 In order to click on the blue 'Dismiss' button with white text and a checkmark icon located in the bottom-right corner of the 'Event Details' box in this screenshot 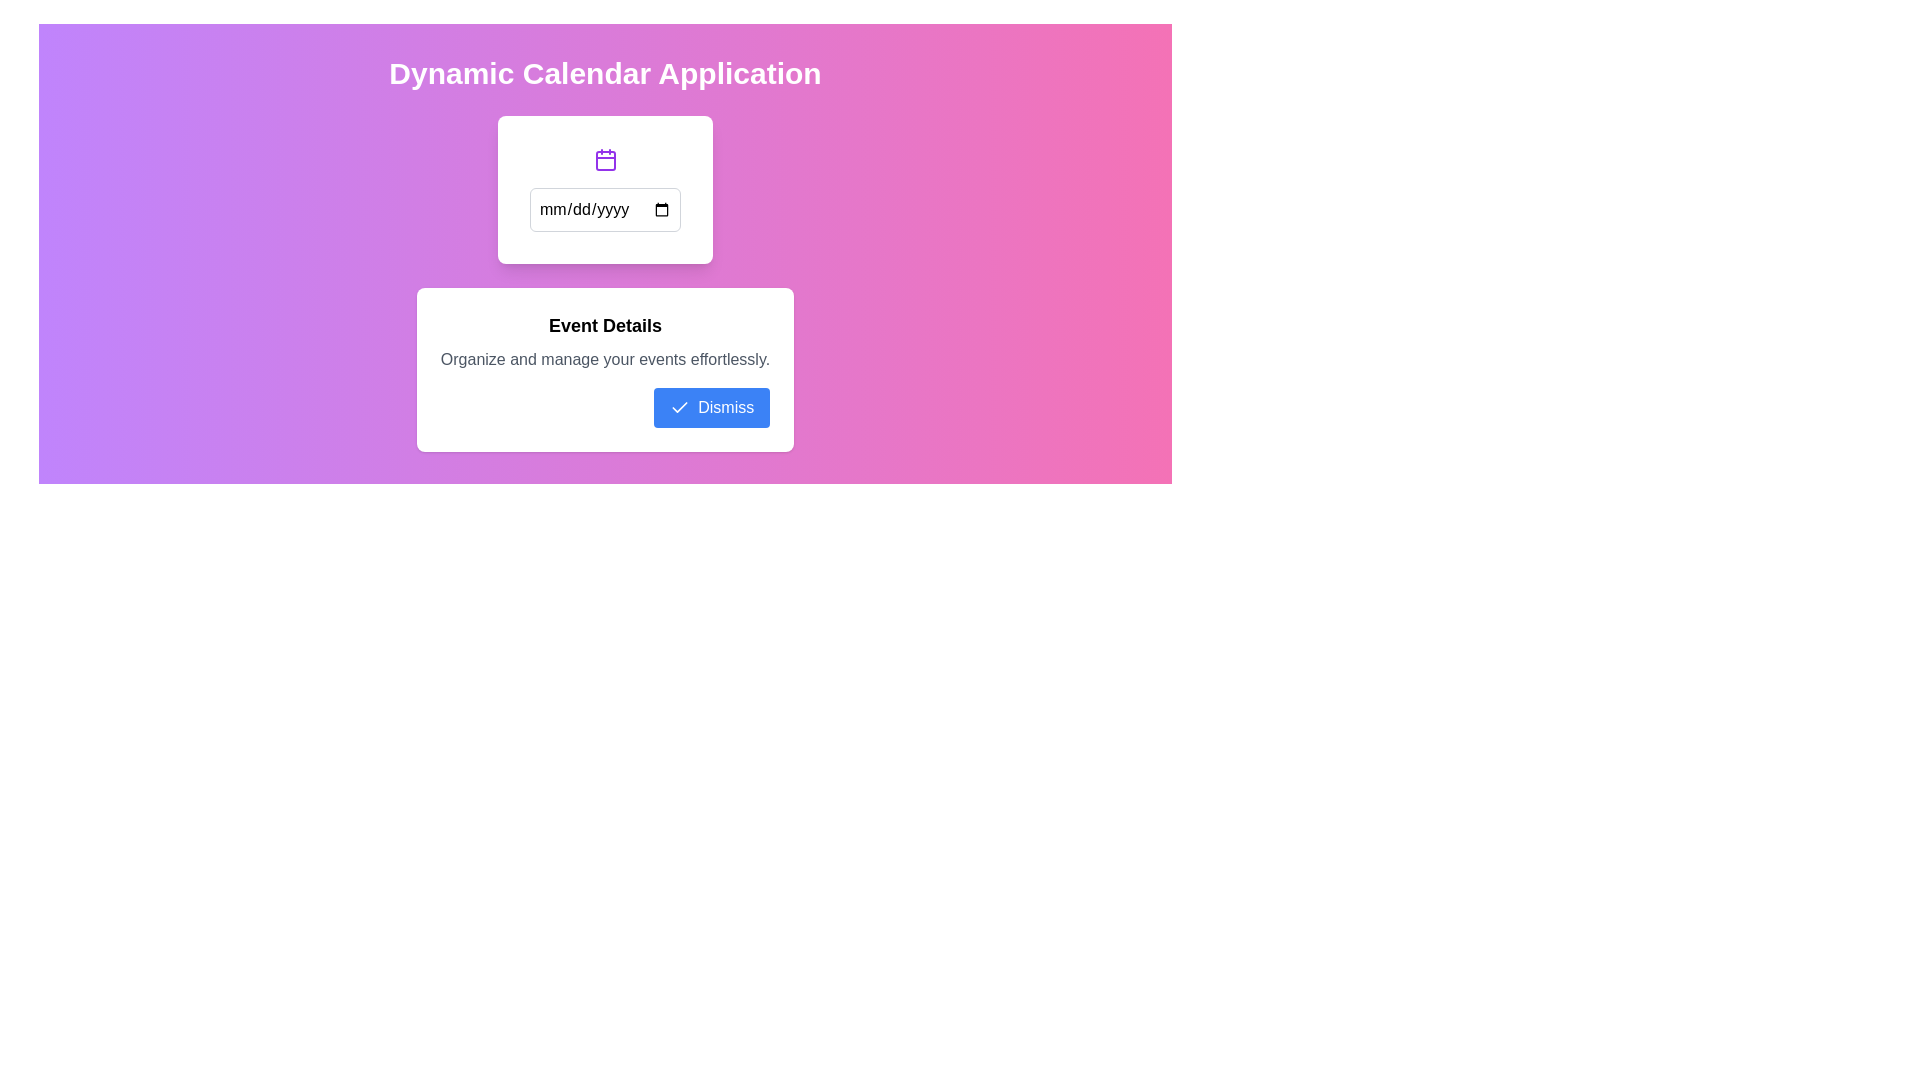, I will do `click(712, 407)`.